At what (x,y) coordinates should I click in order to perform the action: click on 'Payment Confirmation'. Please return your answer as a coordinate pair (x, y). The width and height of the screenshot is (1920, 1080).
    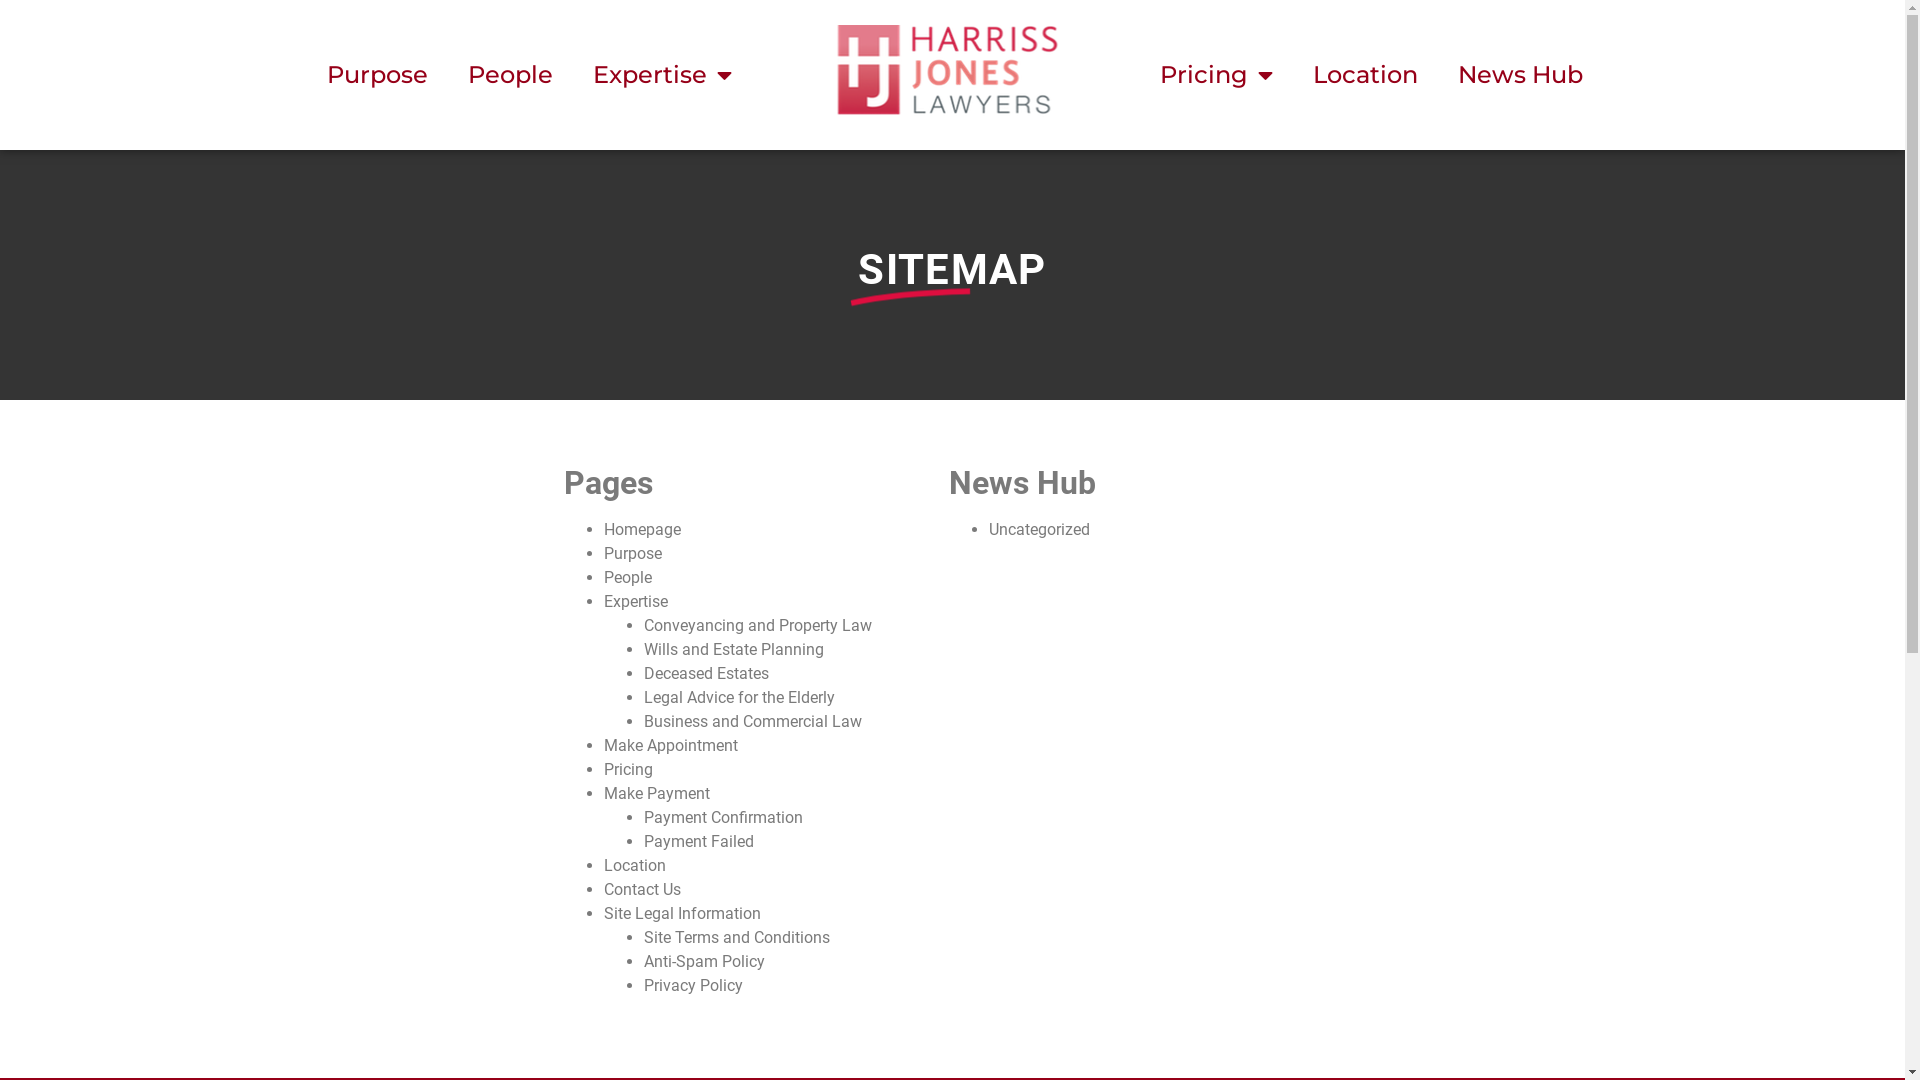
    Looking at the image, I should click on (643, 817).